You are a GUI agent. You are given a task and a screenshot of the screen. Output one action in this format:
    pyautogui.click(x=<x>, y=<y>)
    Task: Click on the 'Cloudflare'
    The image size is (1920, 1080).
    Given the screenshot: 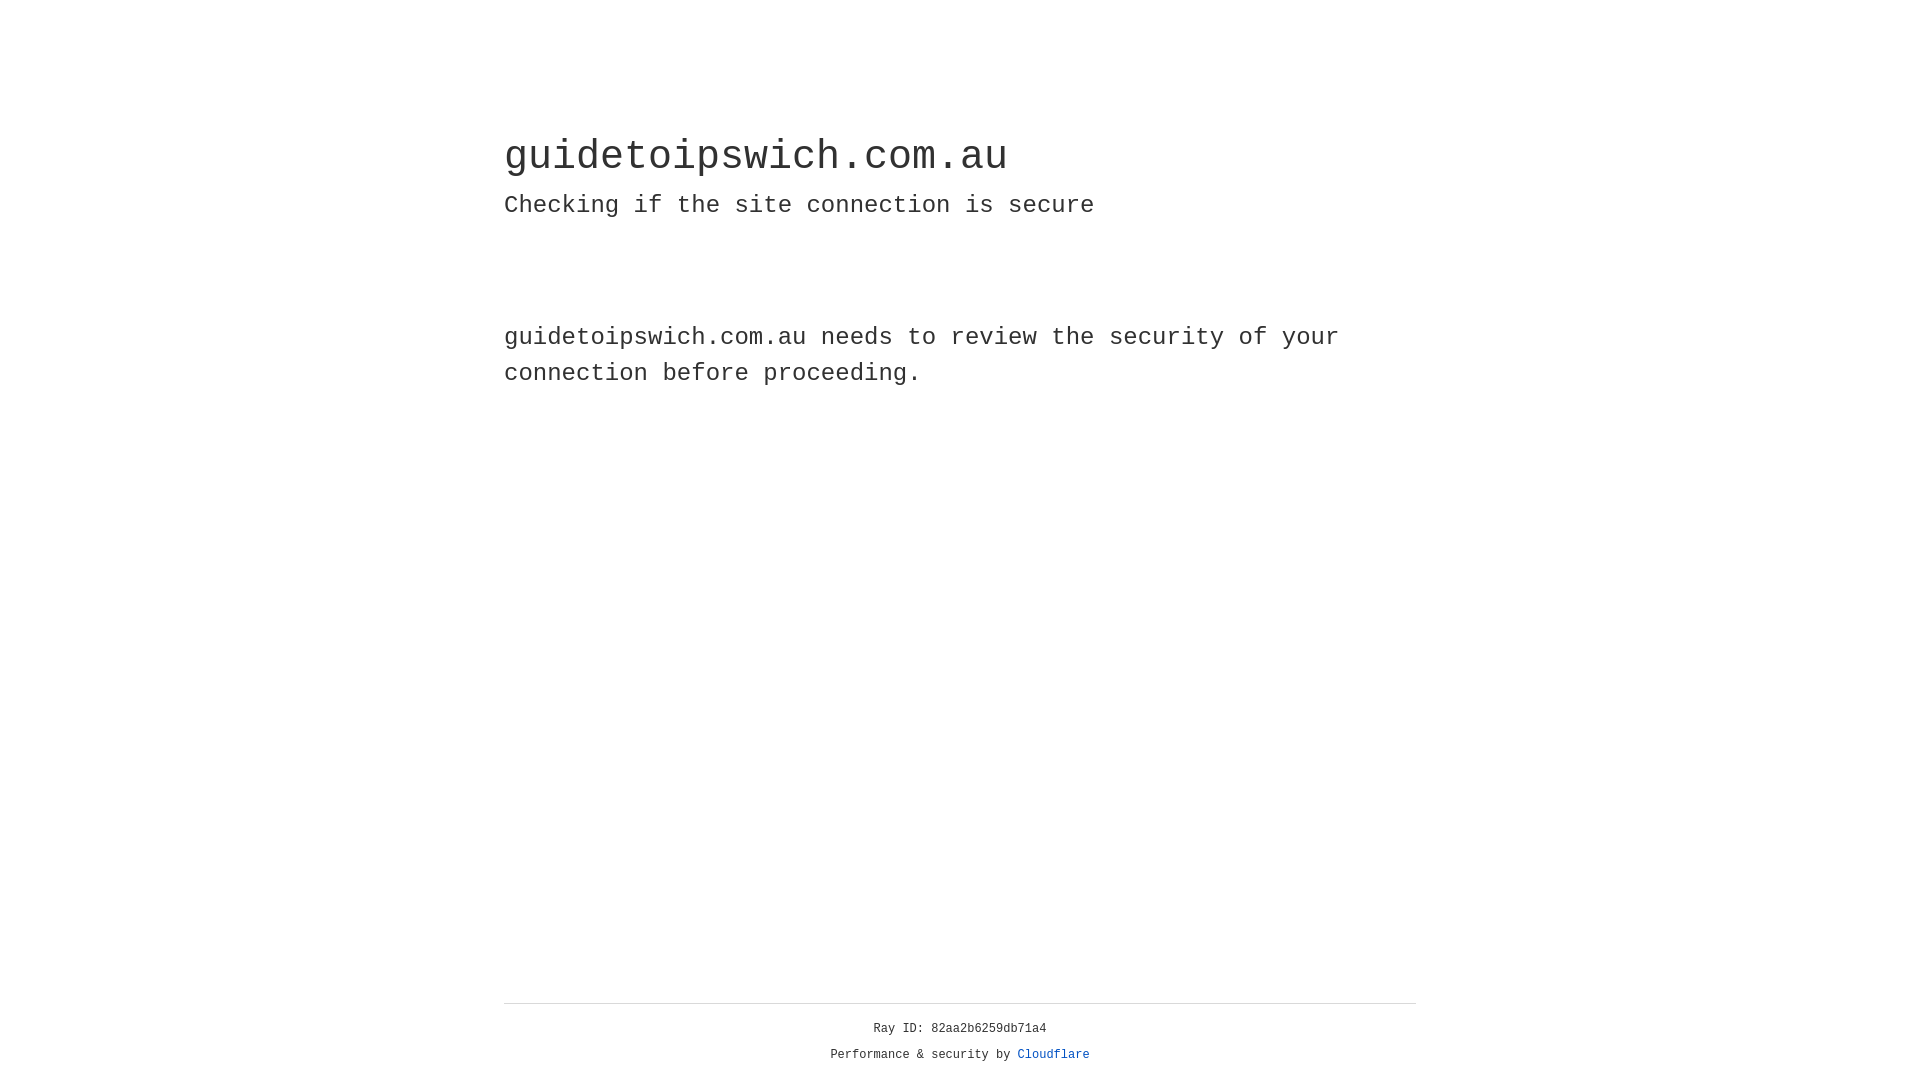 What is the action you would take?
    pyautogui.click(x=1053, y=1054)
    